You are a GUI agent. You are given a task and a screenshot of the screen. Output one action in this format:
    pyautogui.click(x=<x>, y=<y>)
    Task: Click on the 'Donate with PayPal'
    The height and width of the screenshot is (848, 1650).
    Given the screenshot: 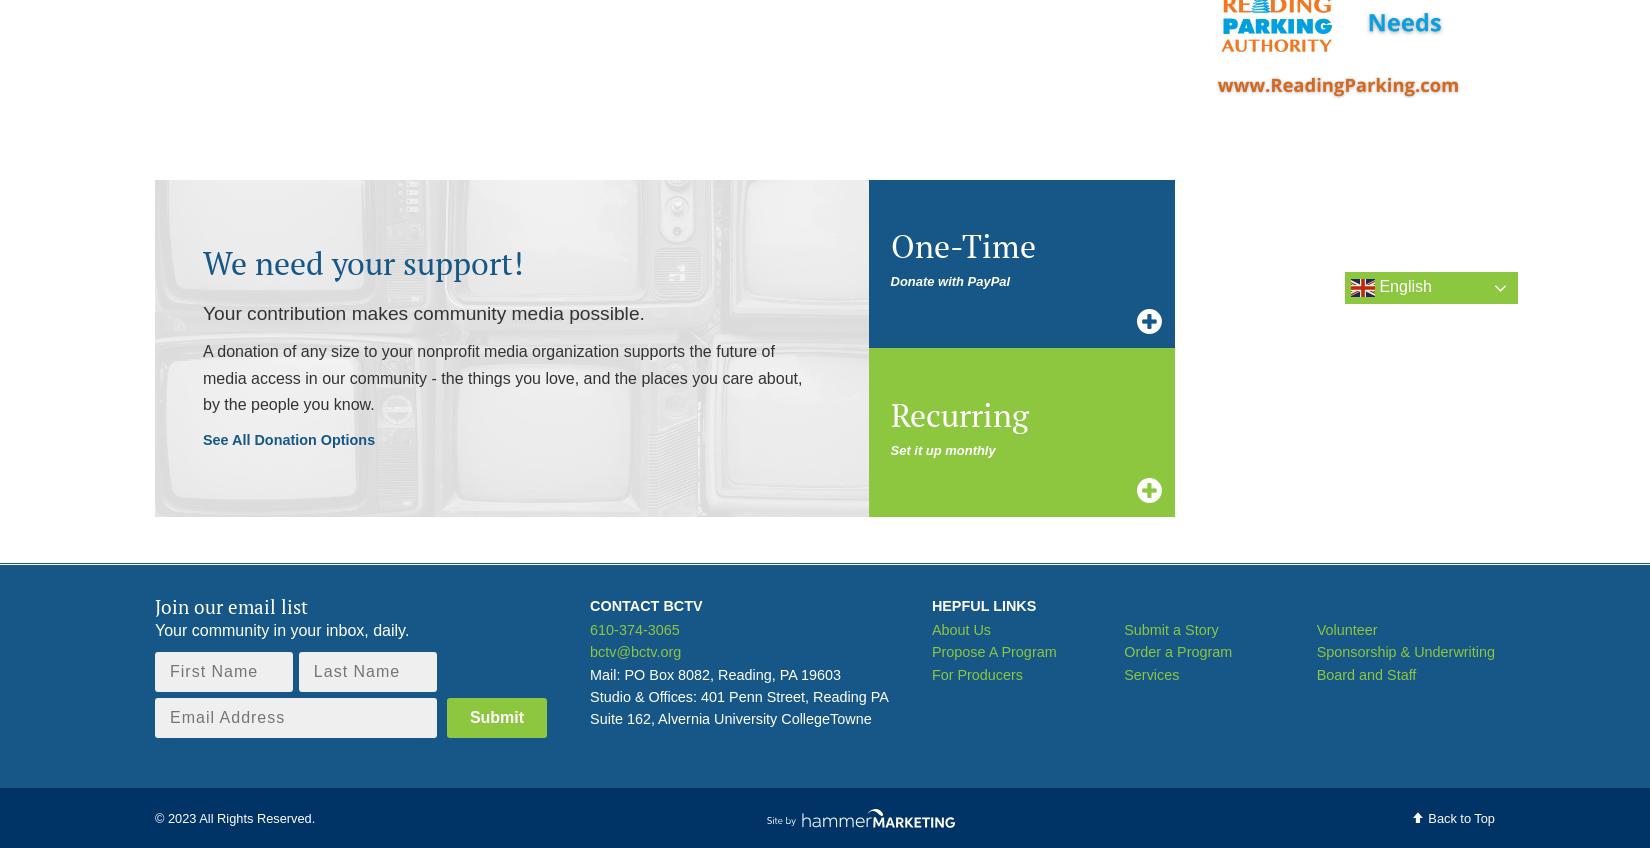 What is the action you would take?
    pyautogui.click(x=950, y=281)
    